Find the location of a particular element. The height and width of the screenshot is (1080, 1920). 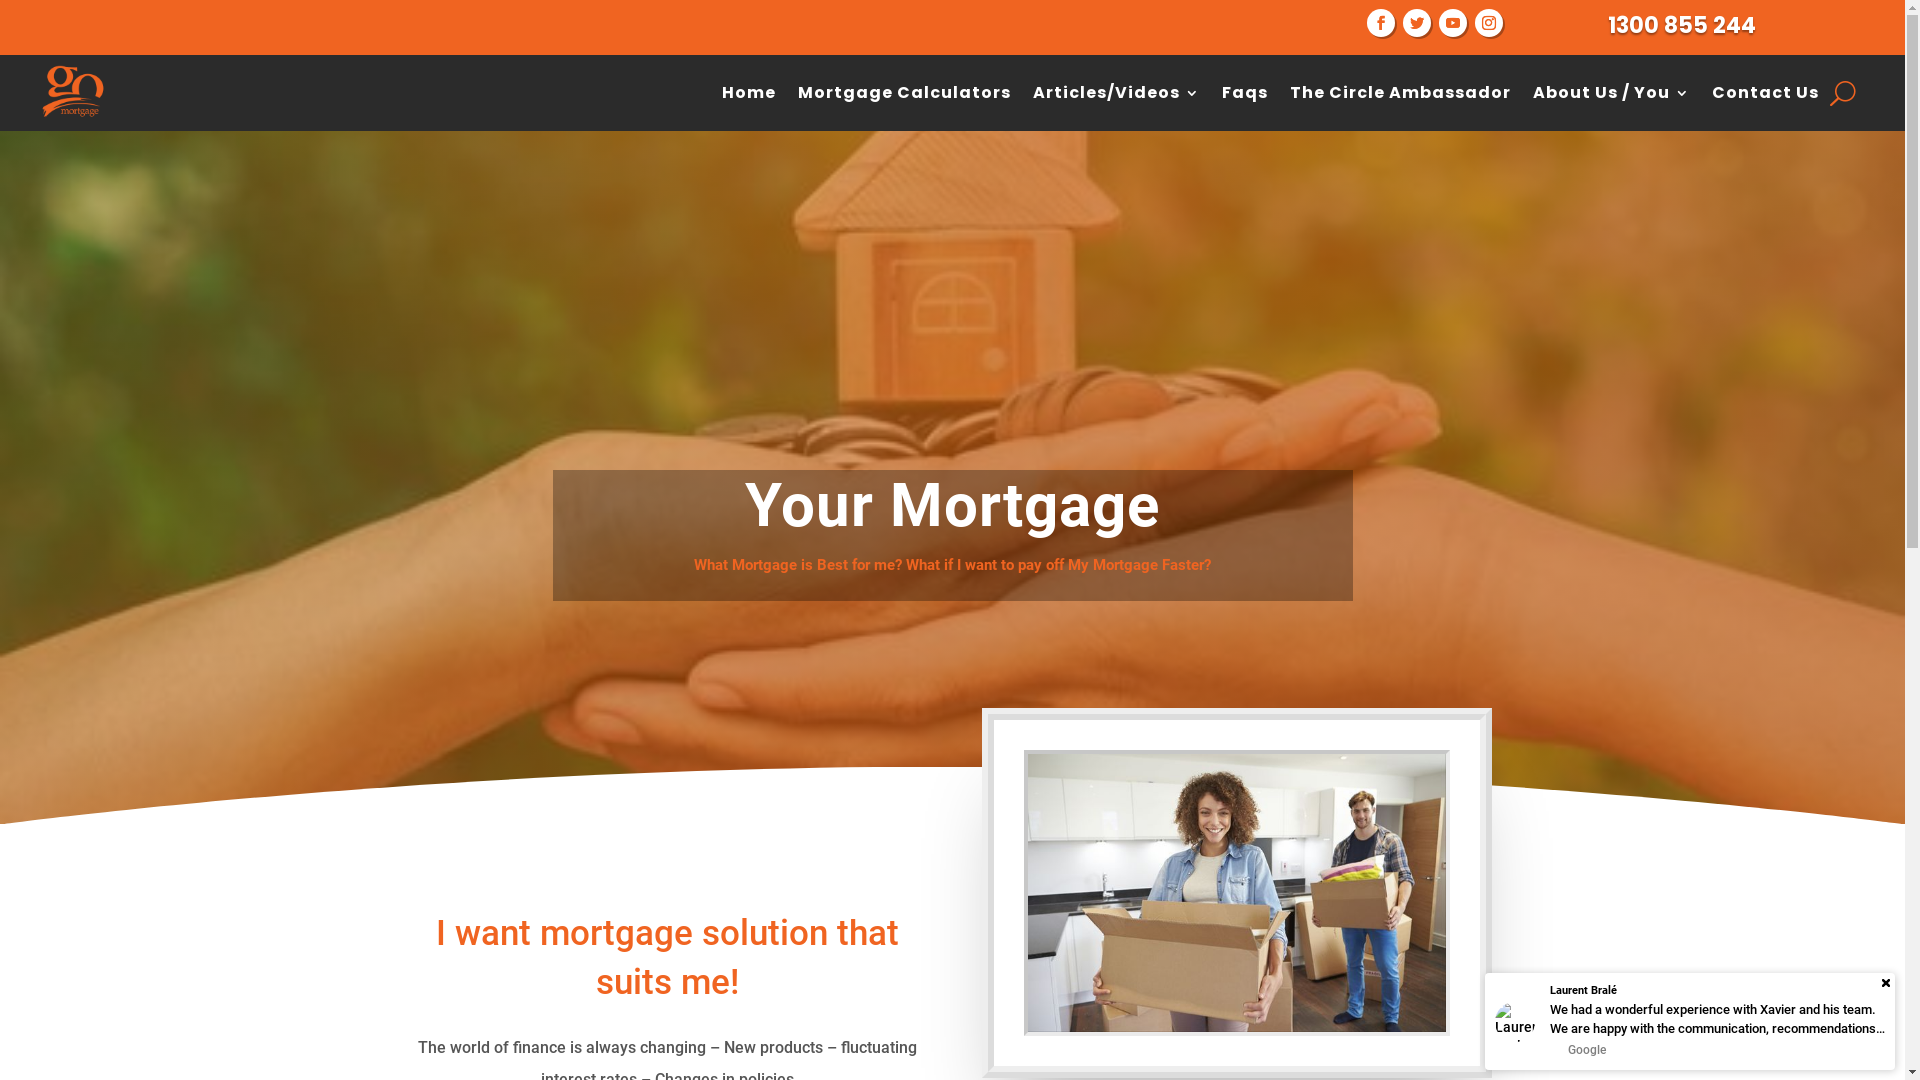

'Follow on Facebook' is located at coordinates (1366, 23).